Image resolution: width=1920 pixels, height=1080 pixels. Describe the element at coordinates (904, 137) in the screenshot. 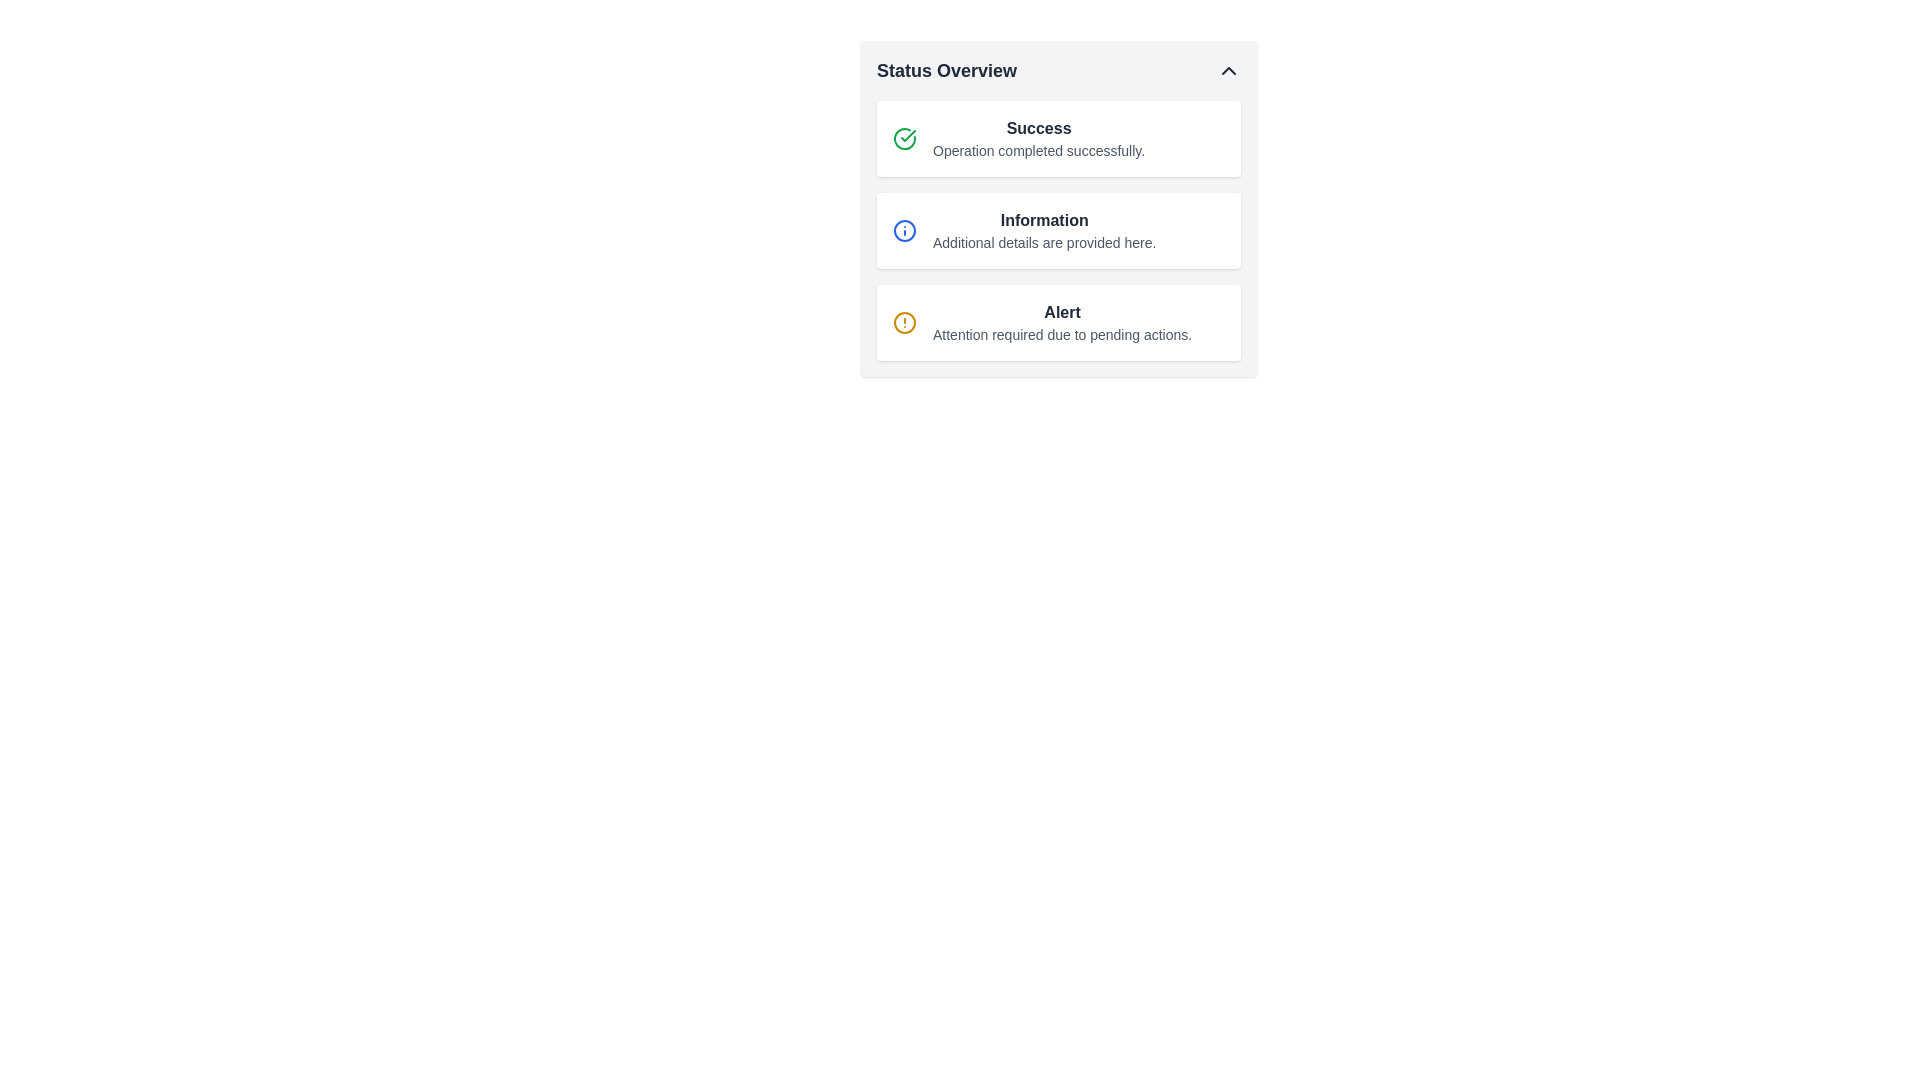

I see `the green circular icon with a checkmark inside, which symbolizes a successful operation, located to the left of the text 'Success Operation completed successfully.'` at that location.